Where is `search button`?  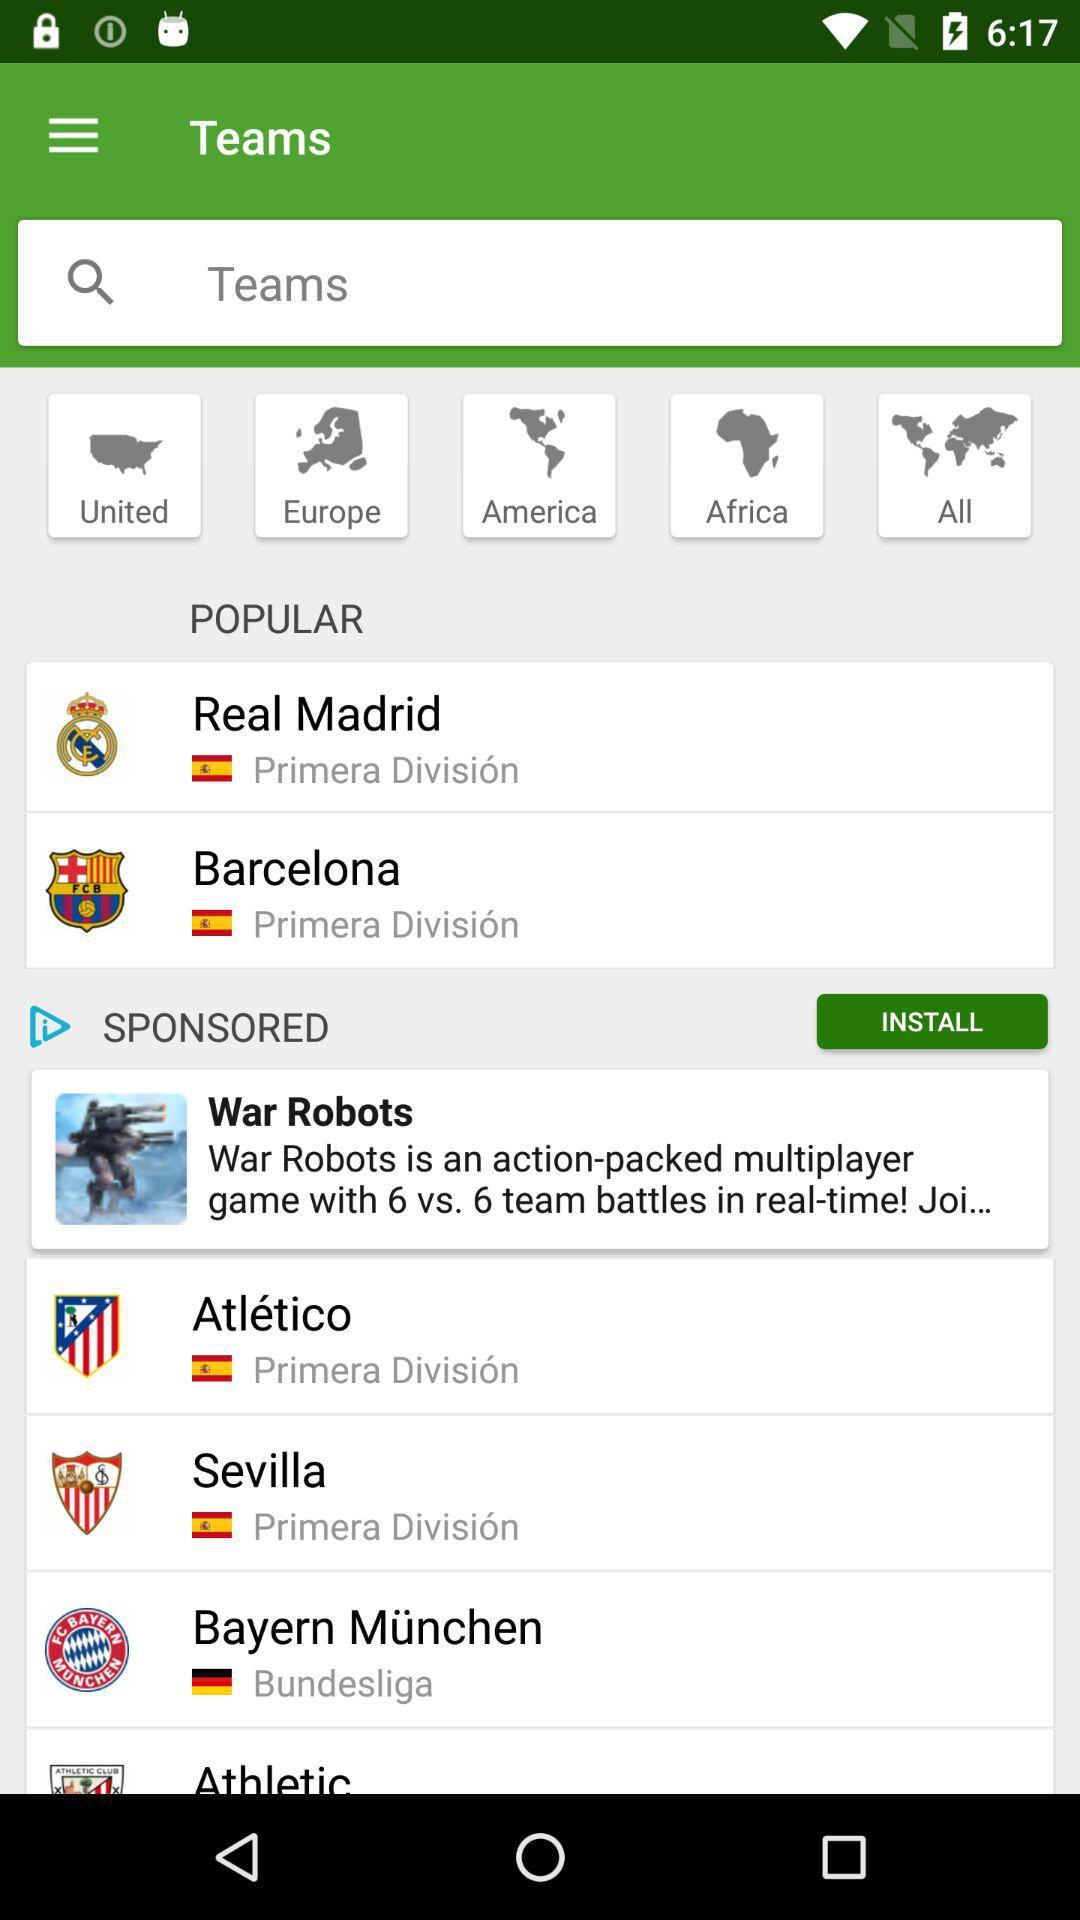 search button is located at coordinates (91, 281).